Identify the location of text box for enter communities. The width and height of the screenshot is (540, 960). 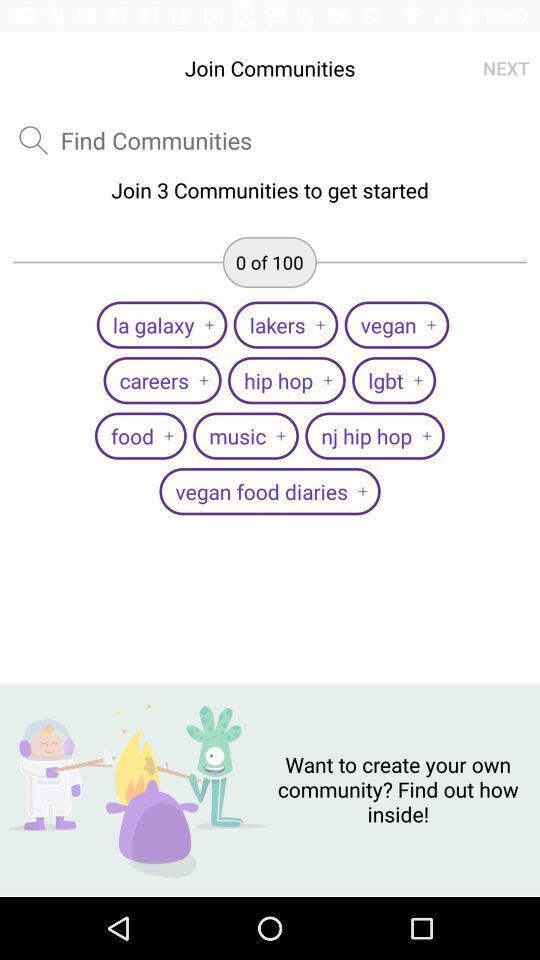
(155, 139).